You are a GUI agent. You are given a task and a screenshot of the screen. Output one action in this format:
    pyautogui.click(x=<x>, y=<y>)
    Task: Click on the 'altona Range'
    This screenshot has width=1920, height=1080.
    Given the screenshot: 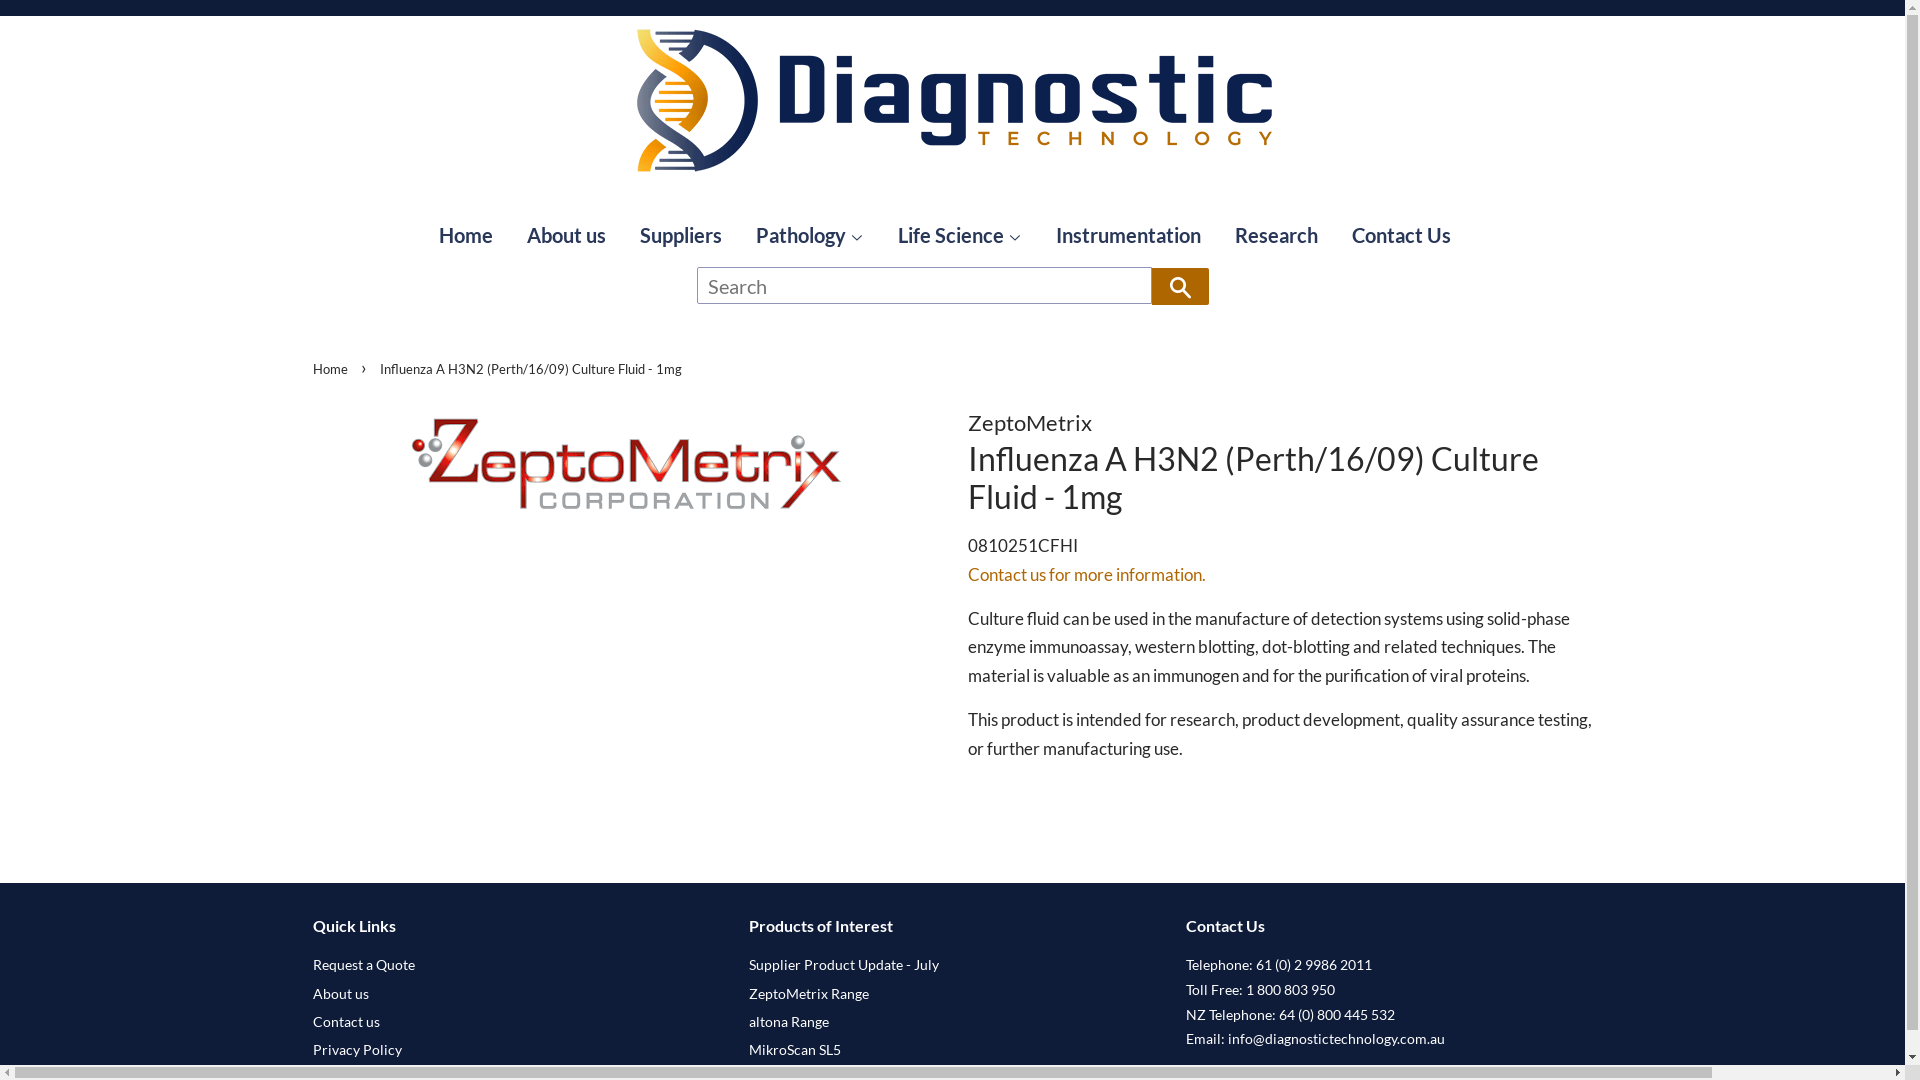 What is the action you would take?
    pyautogui.click(x=787, y=1021)
    